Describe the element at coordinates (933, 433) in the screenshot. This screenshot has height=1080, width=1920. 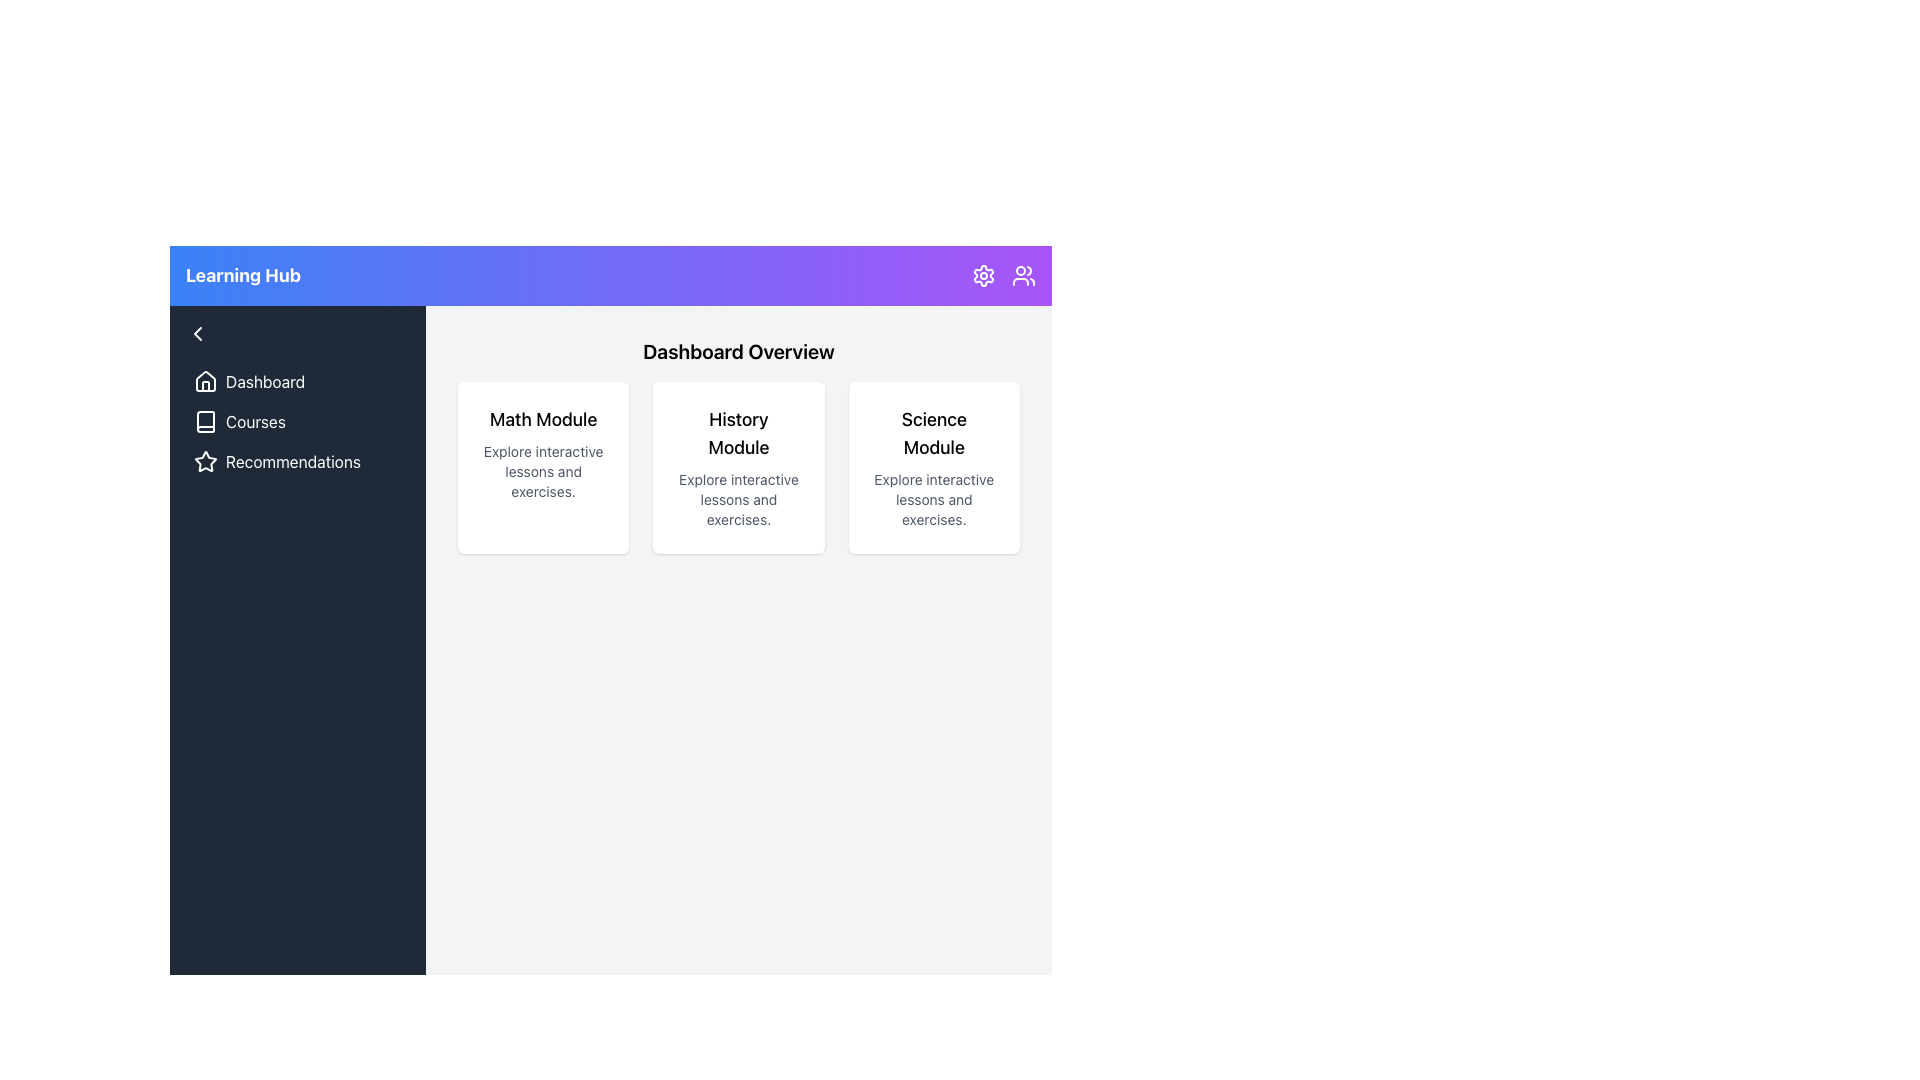
I see `the 'Science Module' text label, which is prominently displayed in a large font against a white background, located at the top of a card in the third column of the grid layout` at that location.